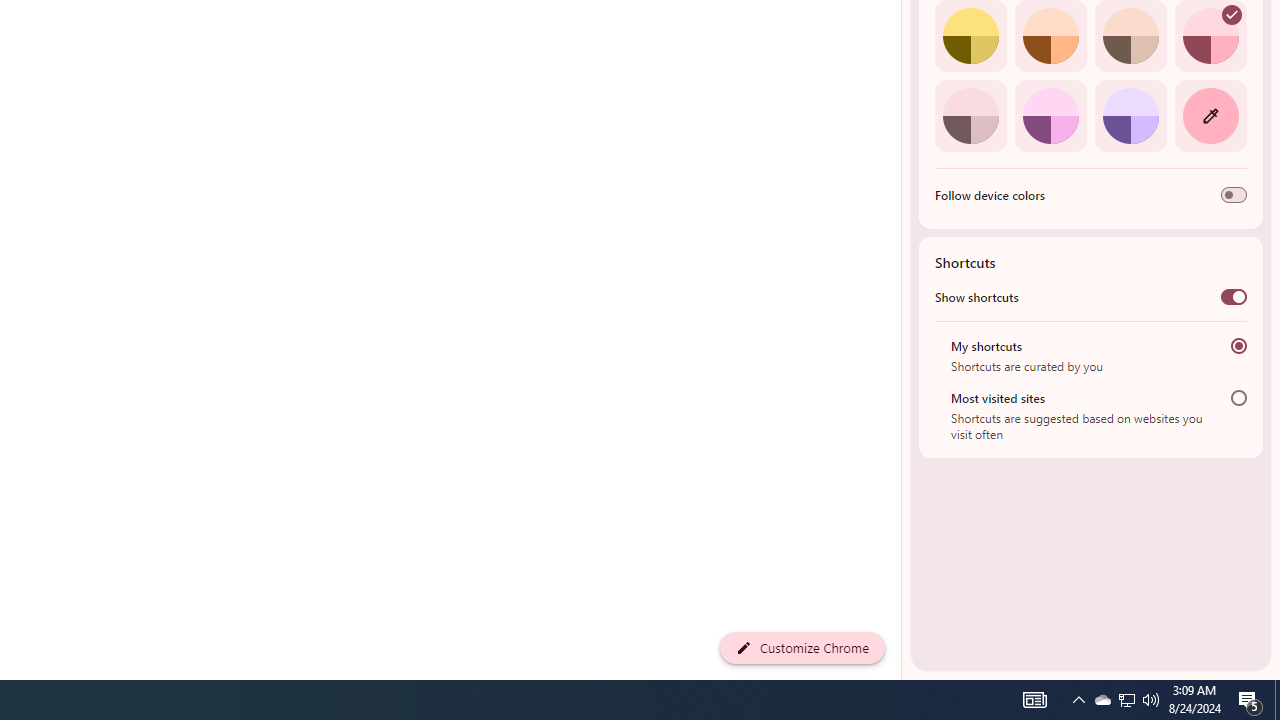 This screenshot has width=1280, height=720. I want to click on 'AutomationID: svg', so click(1231, 15).